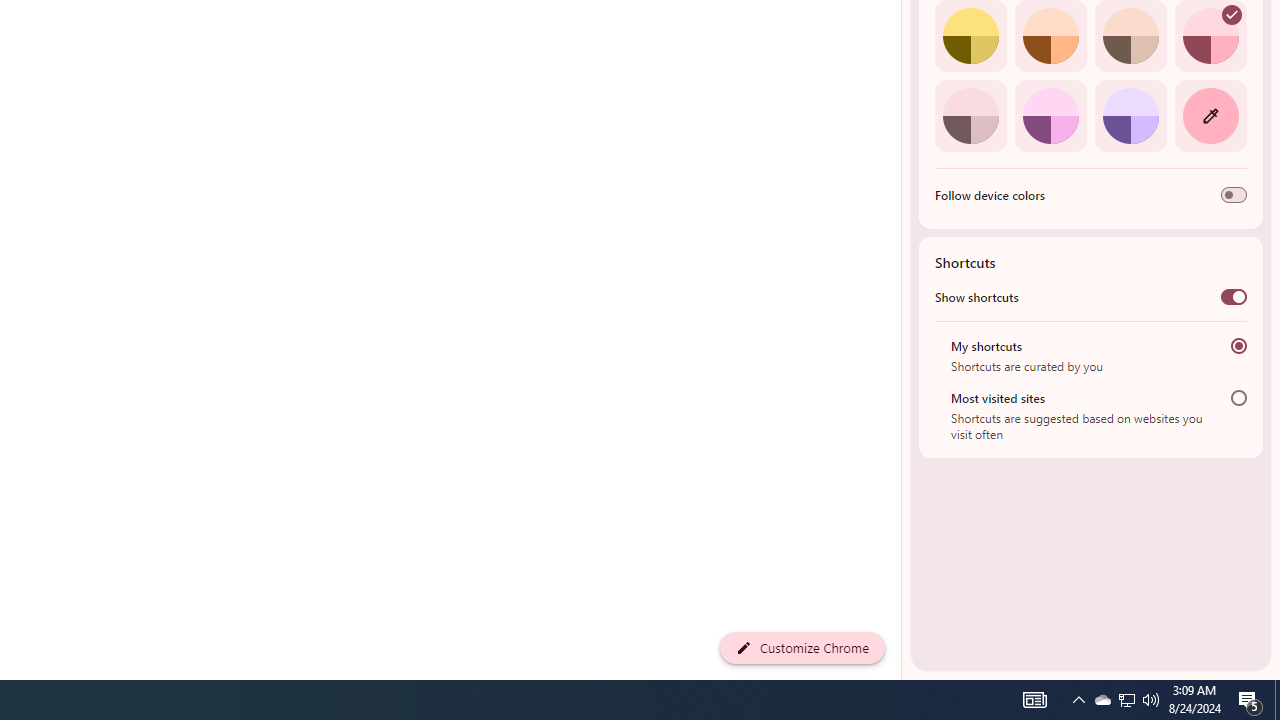 This screenshot has width=1280, height=720. I want to click on 'AutomationID: svg', so click(1231, 15).